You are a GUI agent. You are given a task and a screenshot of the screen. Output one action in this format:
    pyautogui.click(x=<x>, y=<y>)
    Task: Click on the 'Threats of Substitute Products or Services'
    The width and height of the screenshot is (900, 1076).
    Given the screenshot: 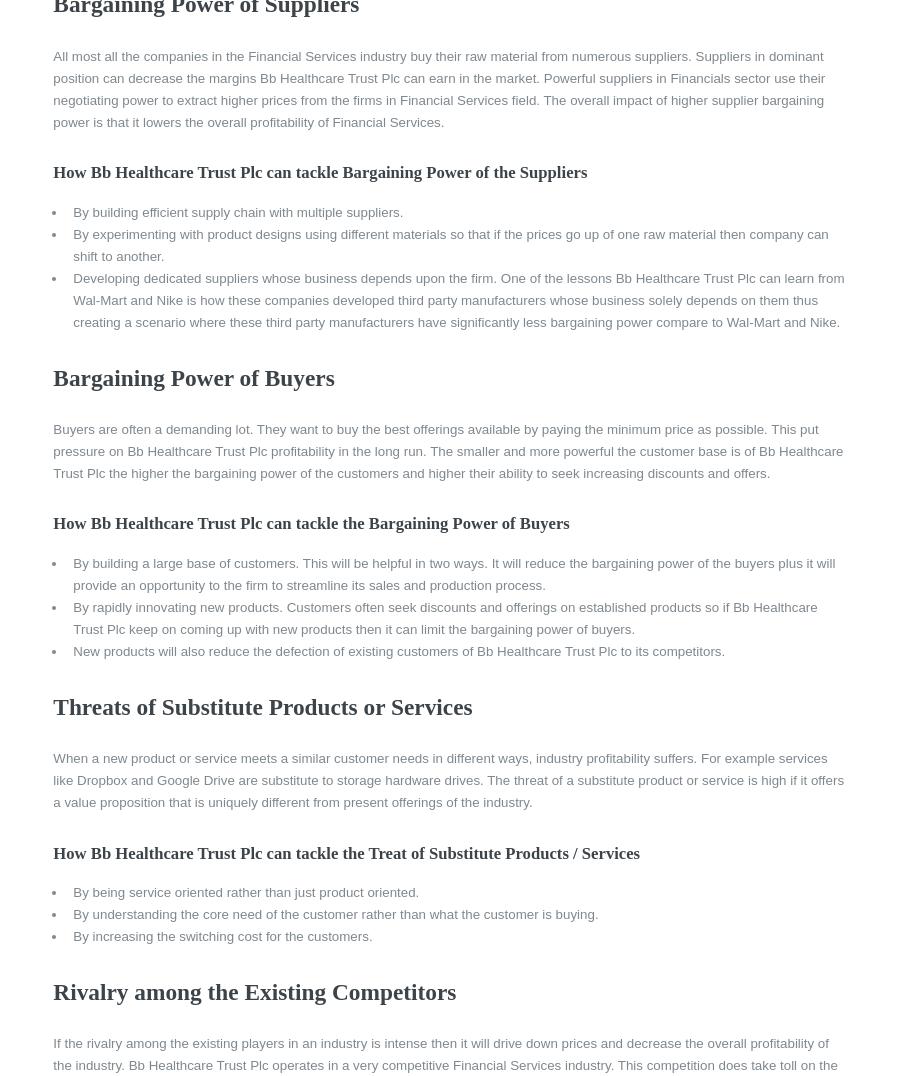 What is the action you would take?
    pyautogui.click(x=261, y=705)
    